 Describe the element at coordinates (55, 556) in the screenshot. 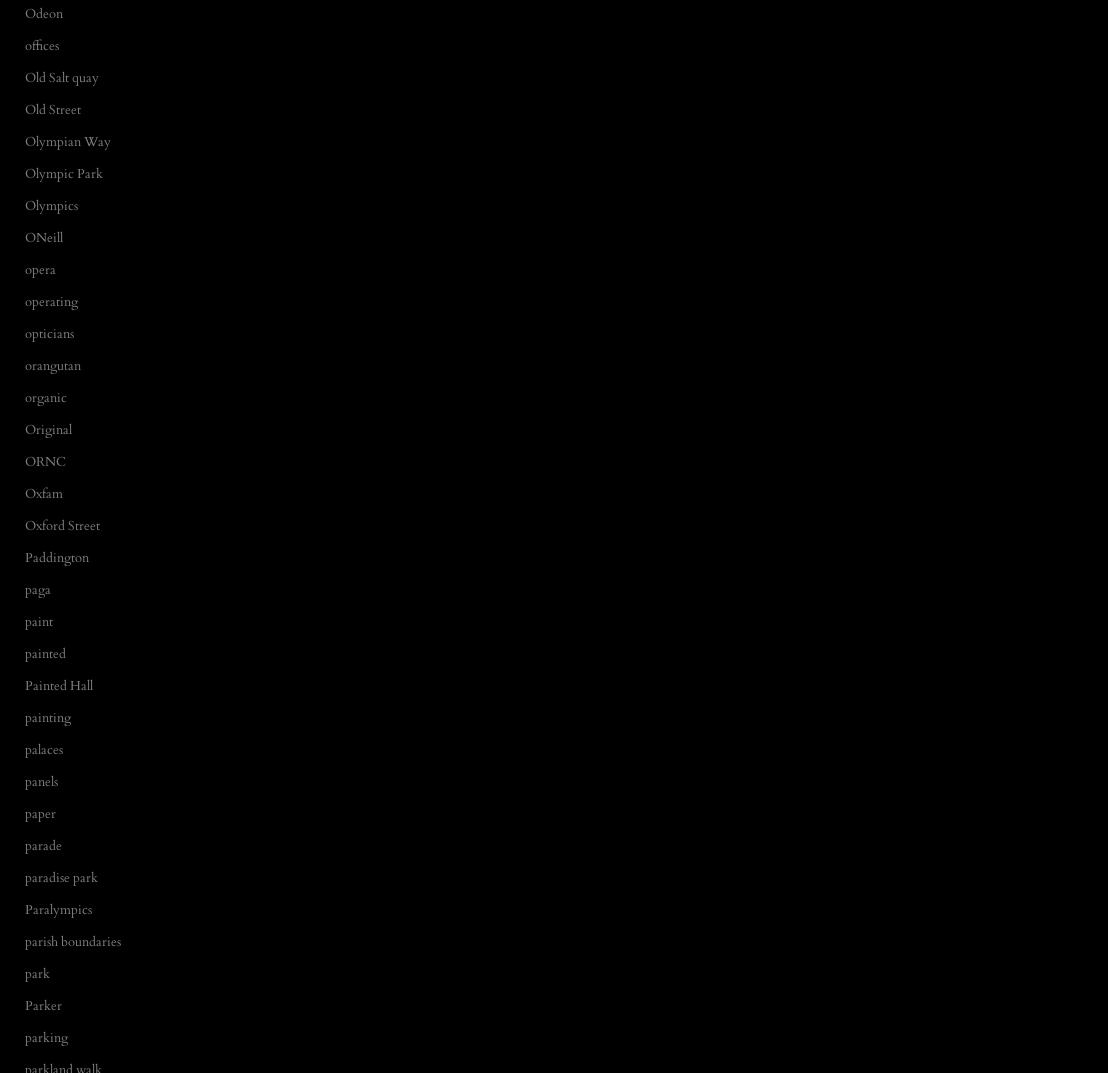

I see `'Paddington'` at that location.